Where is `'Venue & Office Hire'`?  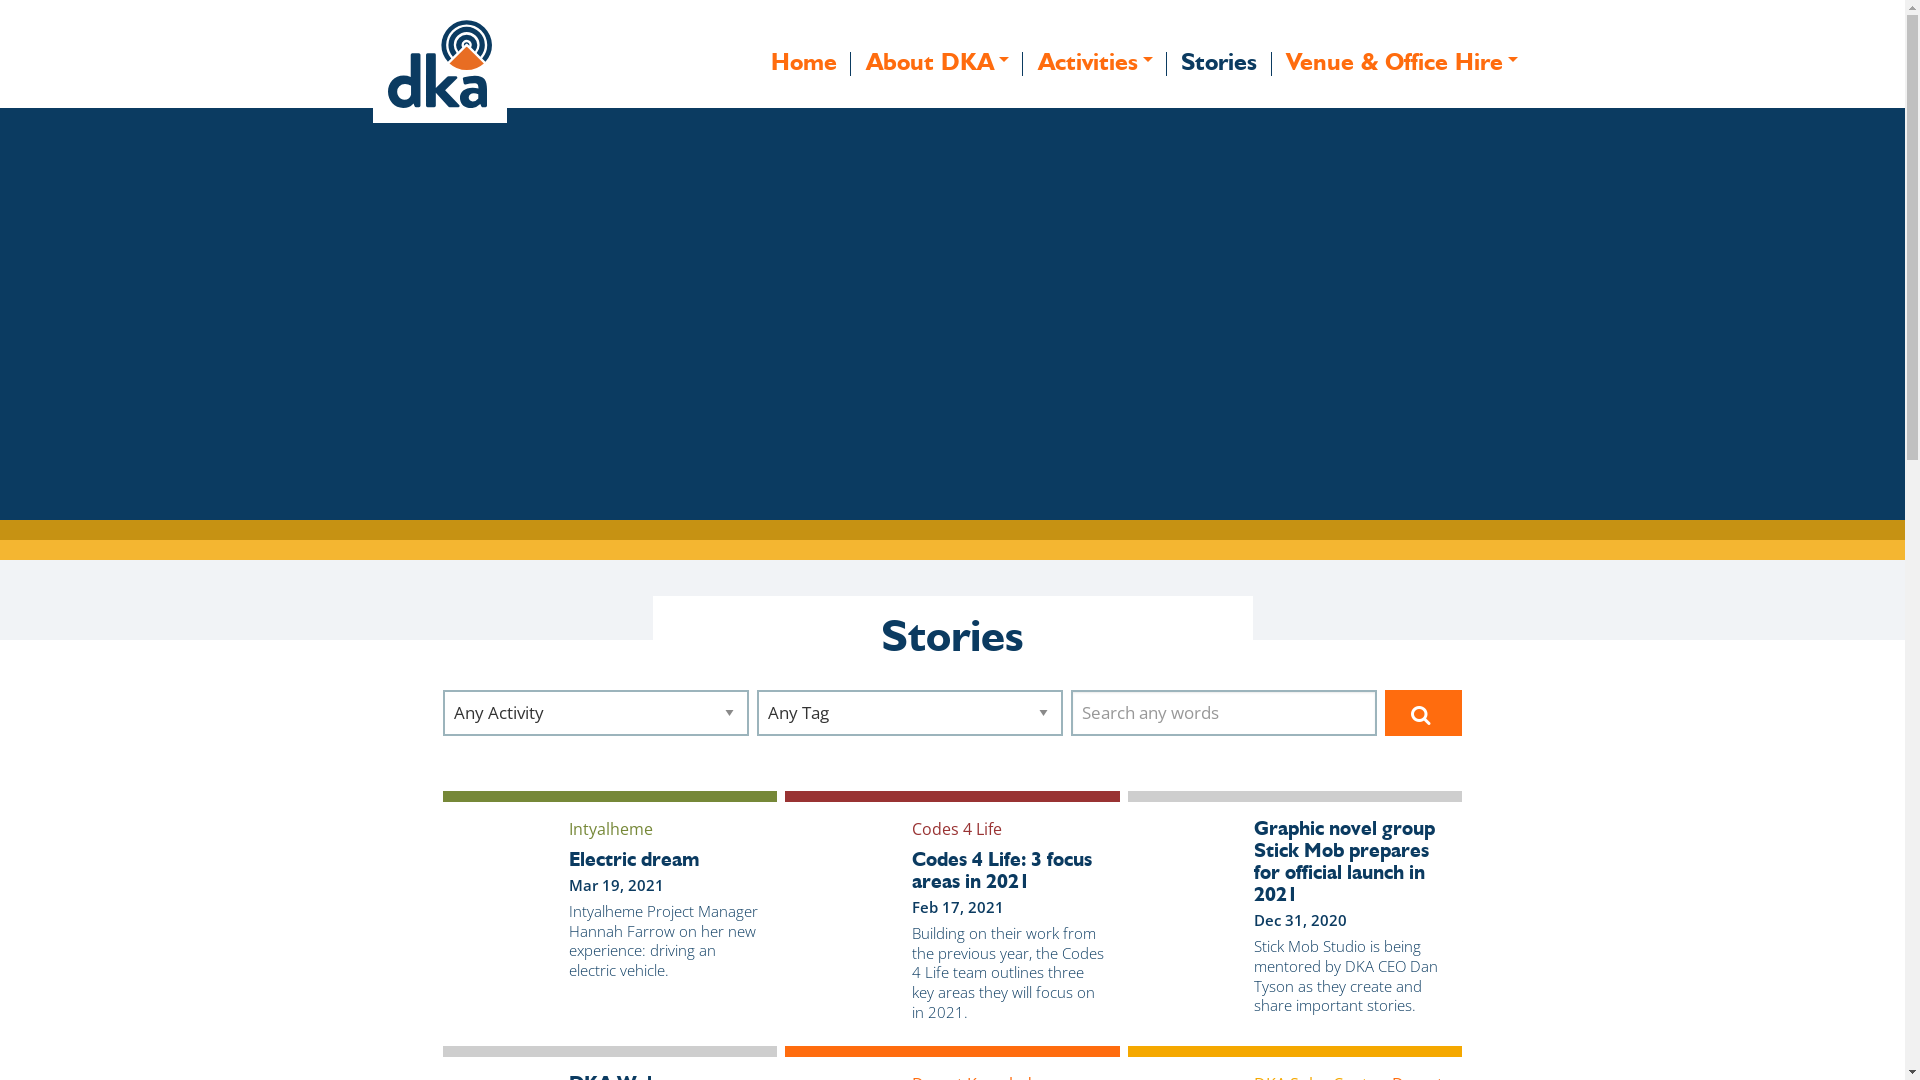 'Venue & Office Hire' is located at coordinates (1401, 61).